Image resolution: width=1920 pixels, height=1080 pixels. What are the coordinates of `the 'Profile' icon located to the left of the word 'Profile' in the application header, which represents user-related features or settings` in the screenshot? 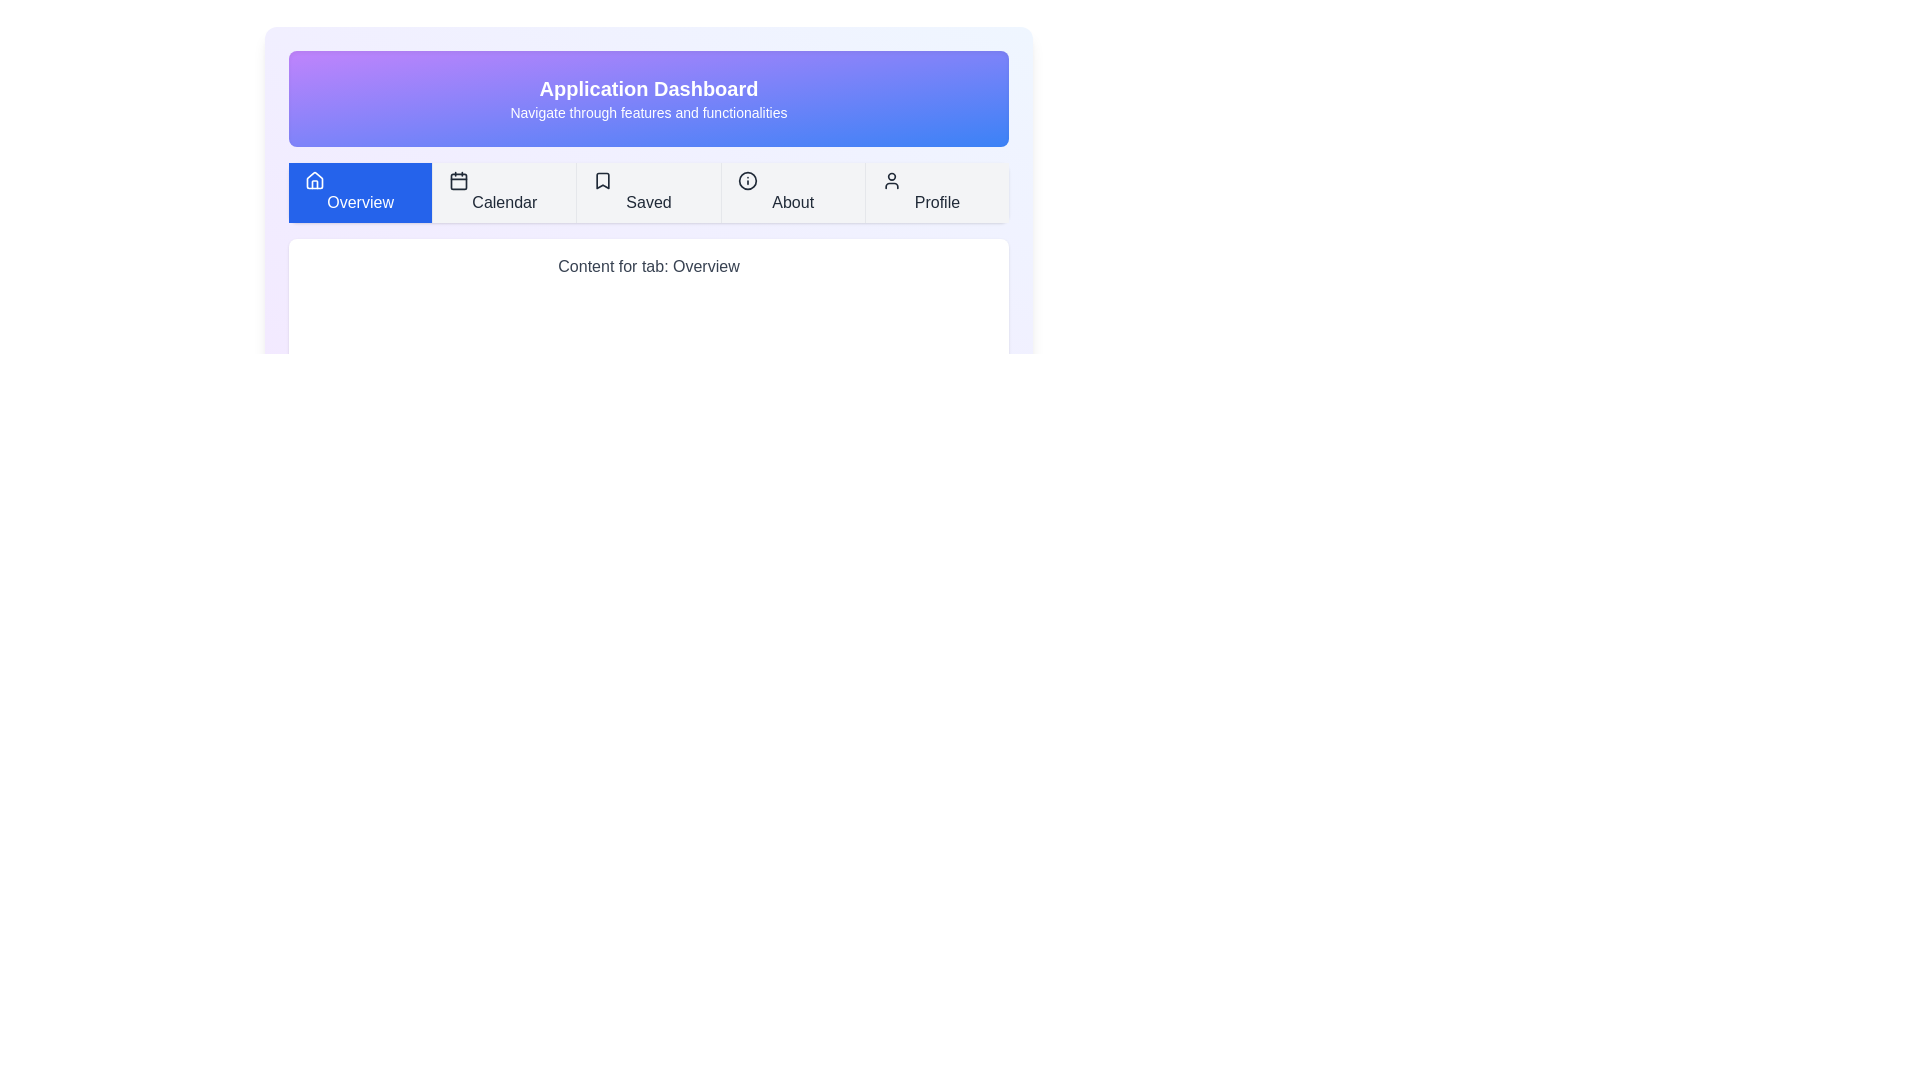 It's located at (890, 181).